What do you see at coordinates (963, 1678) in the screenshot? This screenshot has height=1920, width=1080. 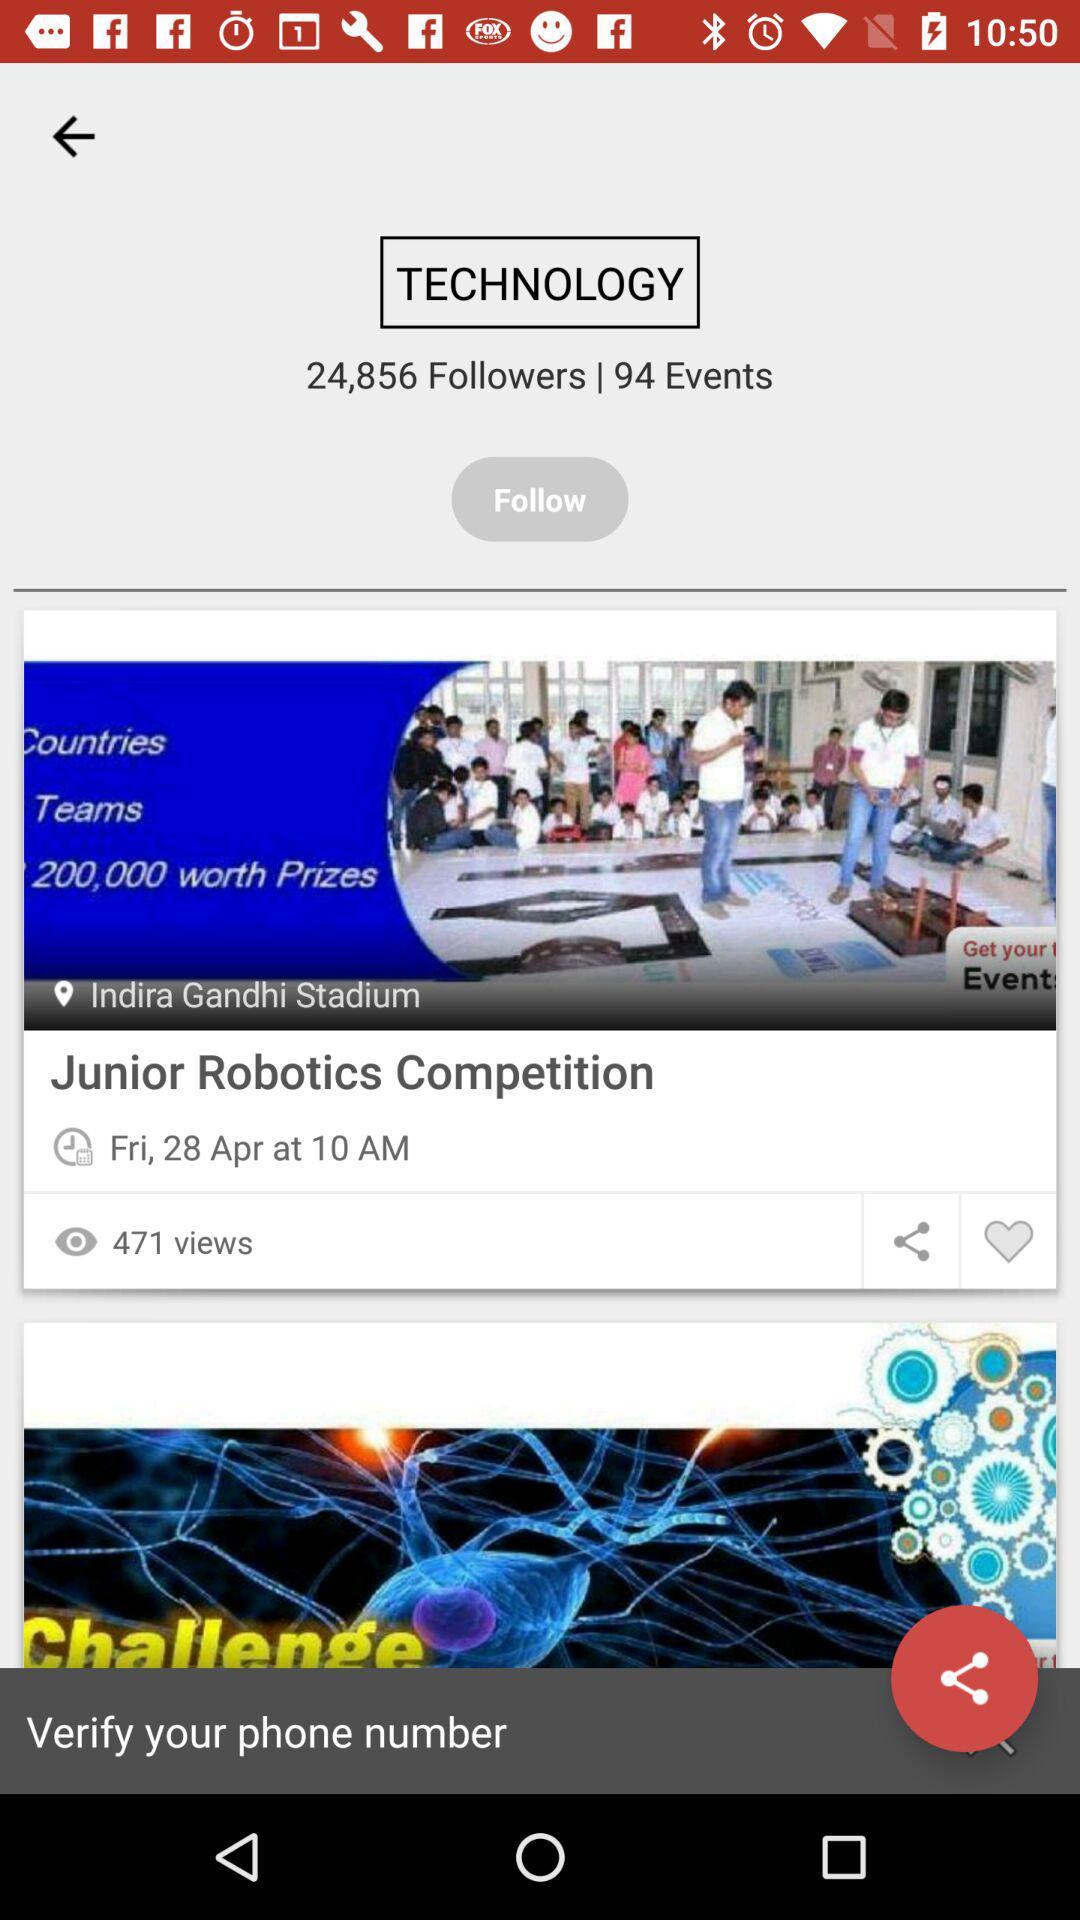 I see `the share icon` at bounding box center [963, 1678].